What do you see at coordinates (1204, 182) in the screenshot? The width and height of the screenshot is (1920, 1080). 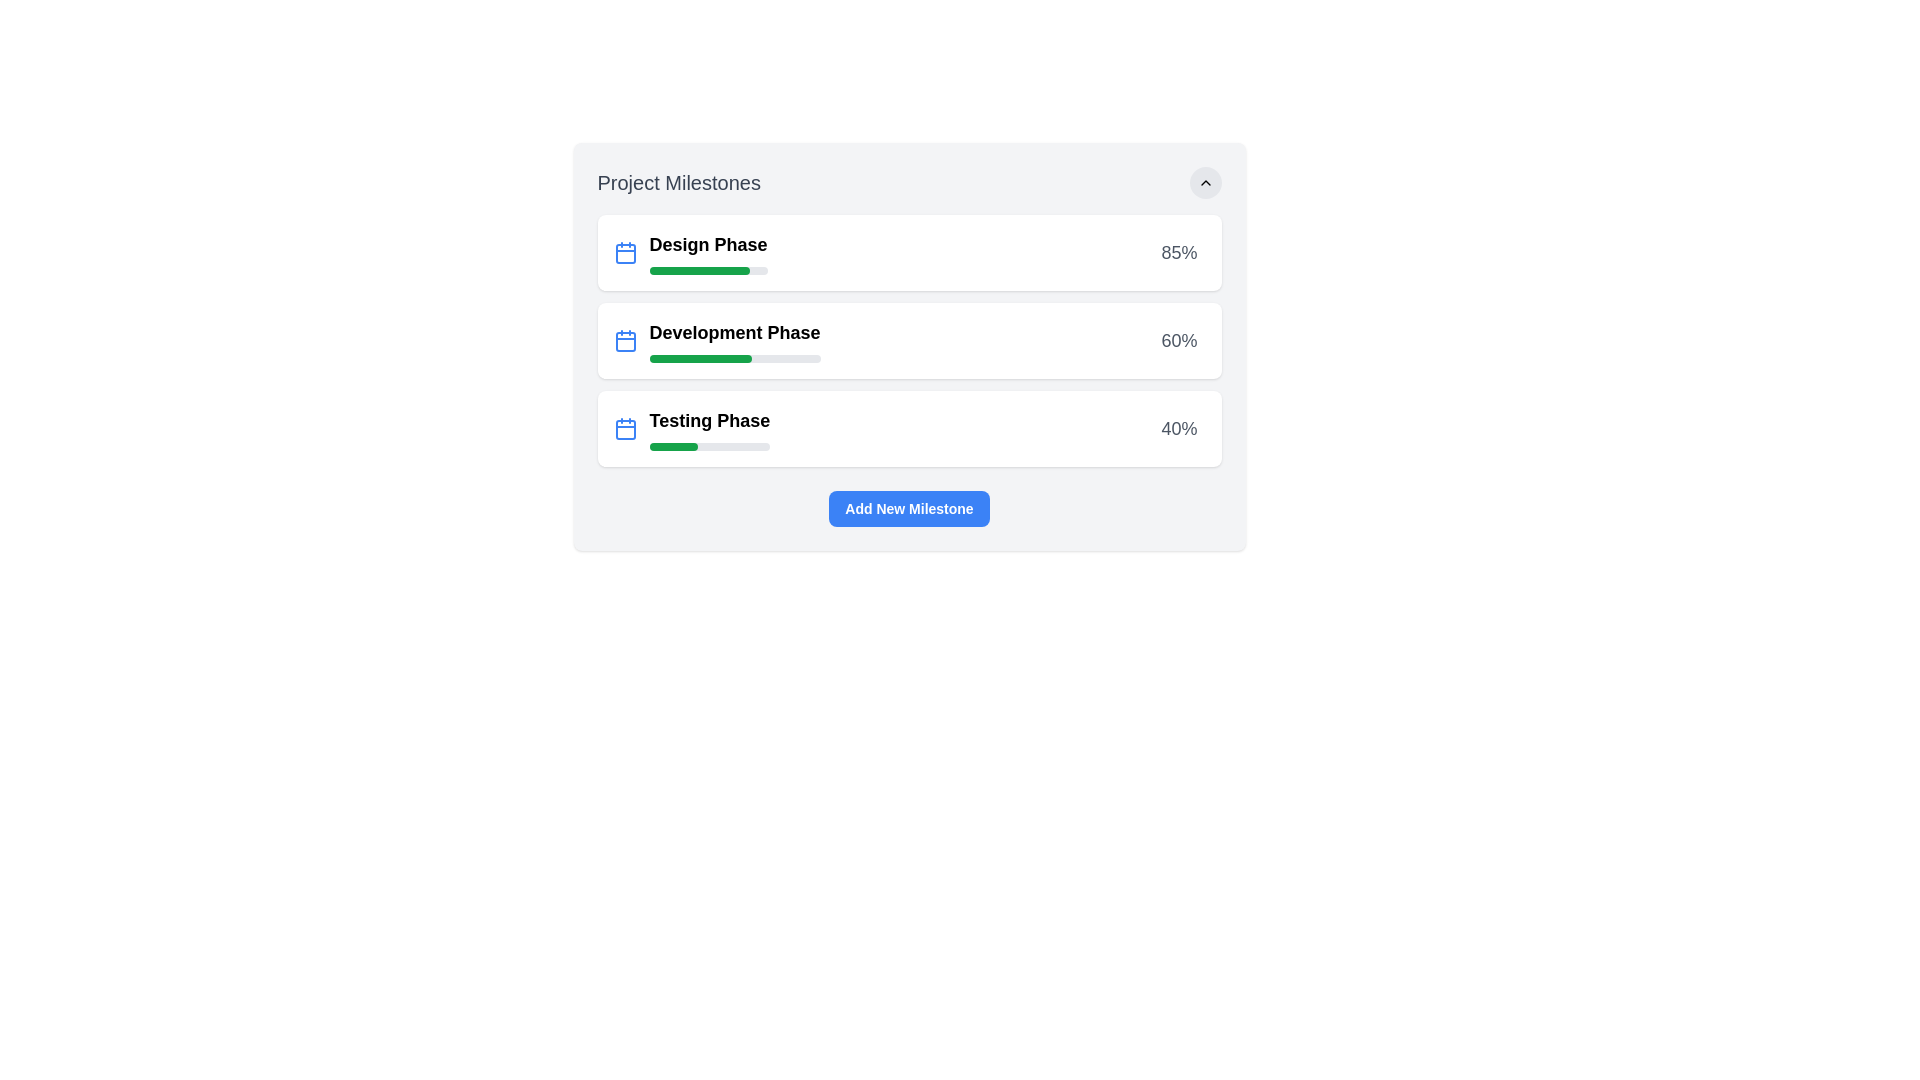 I see `the circular button with a light gray background and a black upward-pointing chevron icon located to the right of the 'Project Milestones' text to observe the hover effect` at bounding box center [1204, 182].